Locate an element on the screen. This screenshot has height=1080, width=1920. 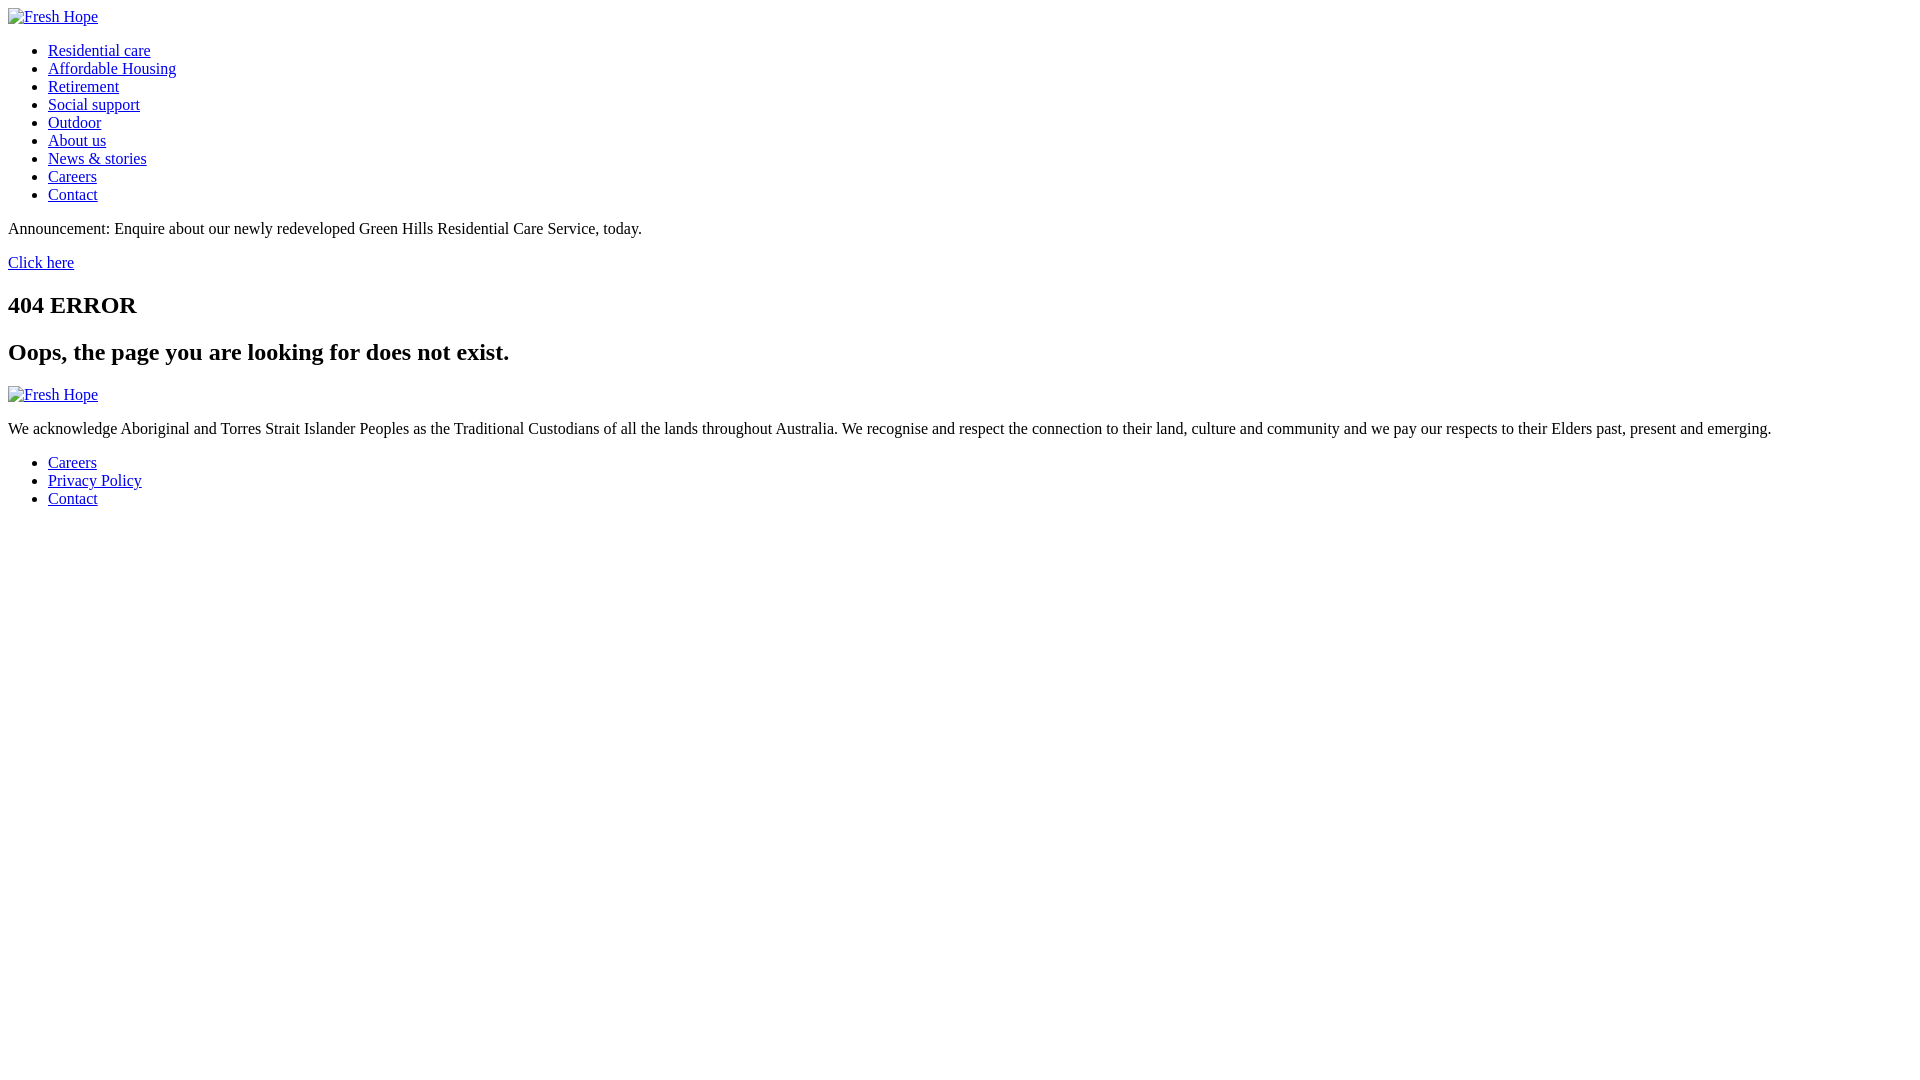
'About us' is located at coordinates (48, 139).